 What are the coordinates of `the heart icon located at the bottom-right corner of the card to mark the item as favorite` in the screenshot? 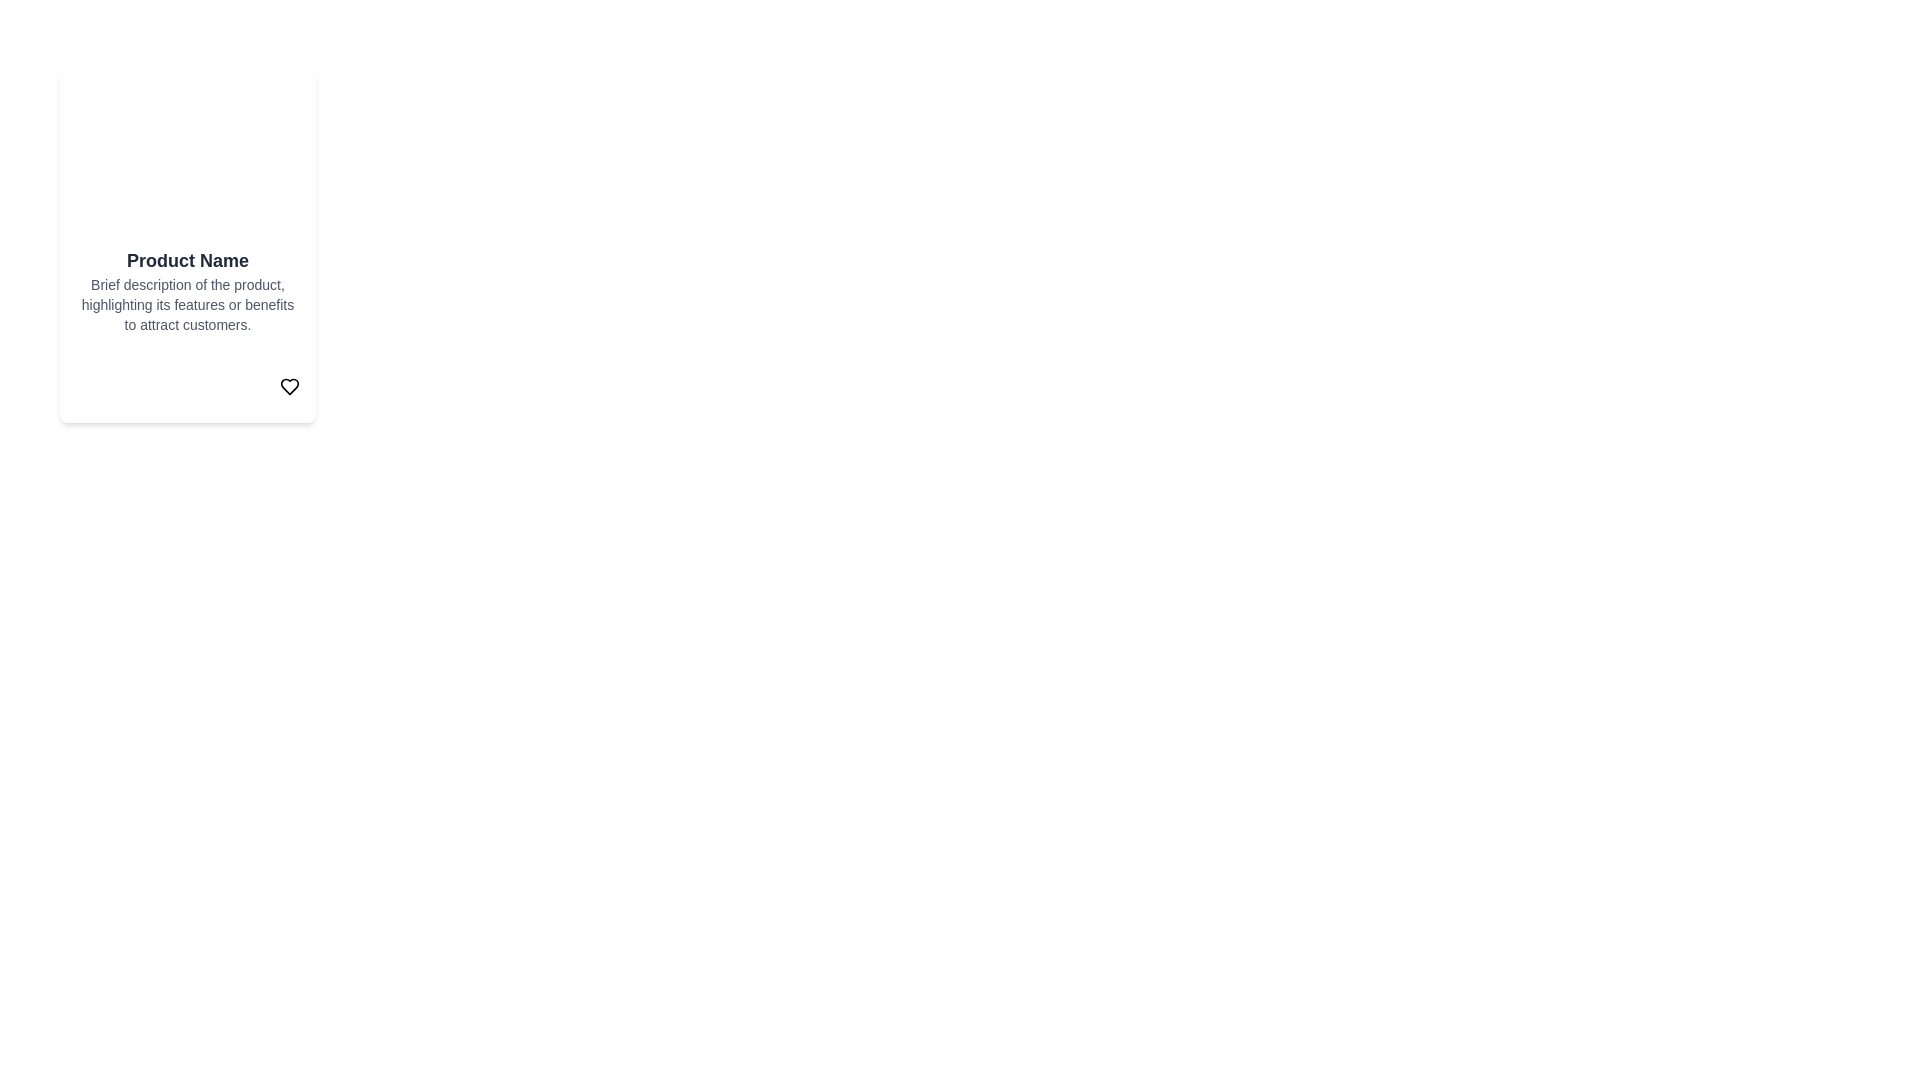 It's located at (288, 386).